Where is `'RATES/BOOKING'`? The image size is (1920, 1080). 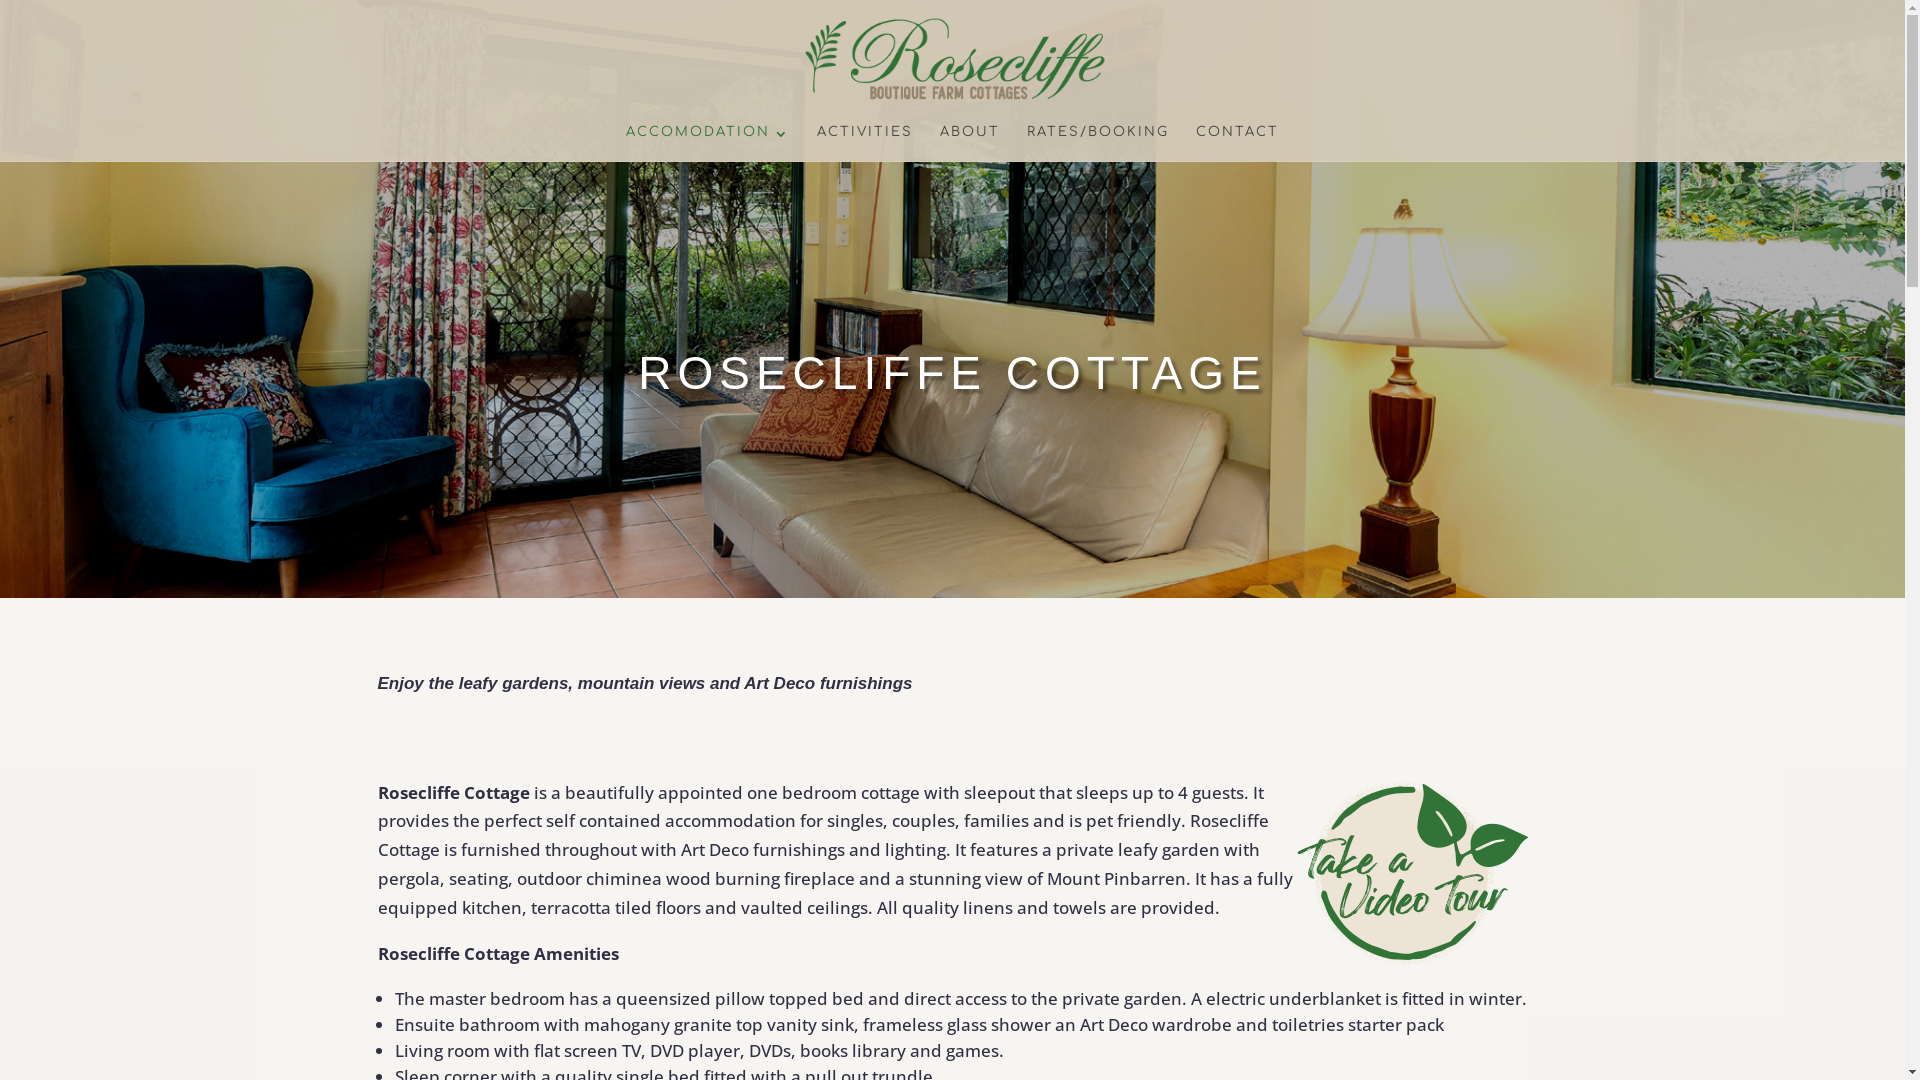 'RATES/BOOKING' is located at coordinates (1027, 142).